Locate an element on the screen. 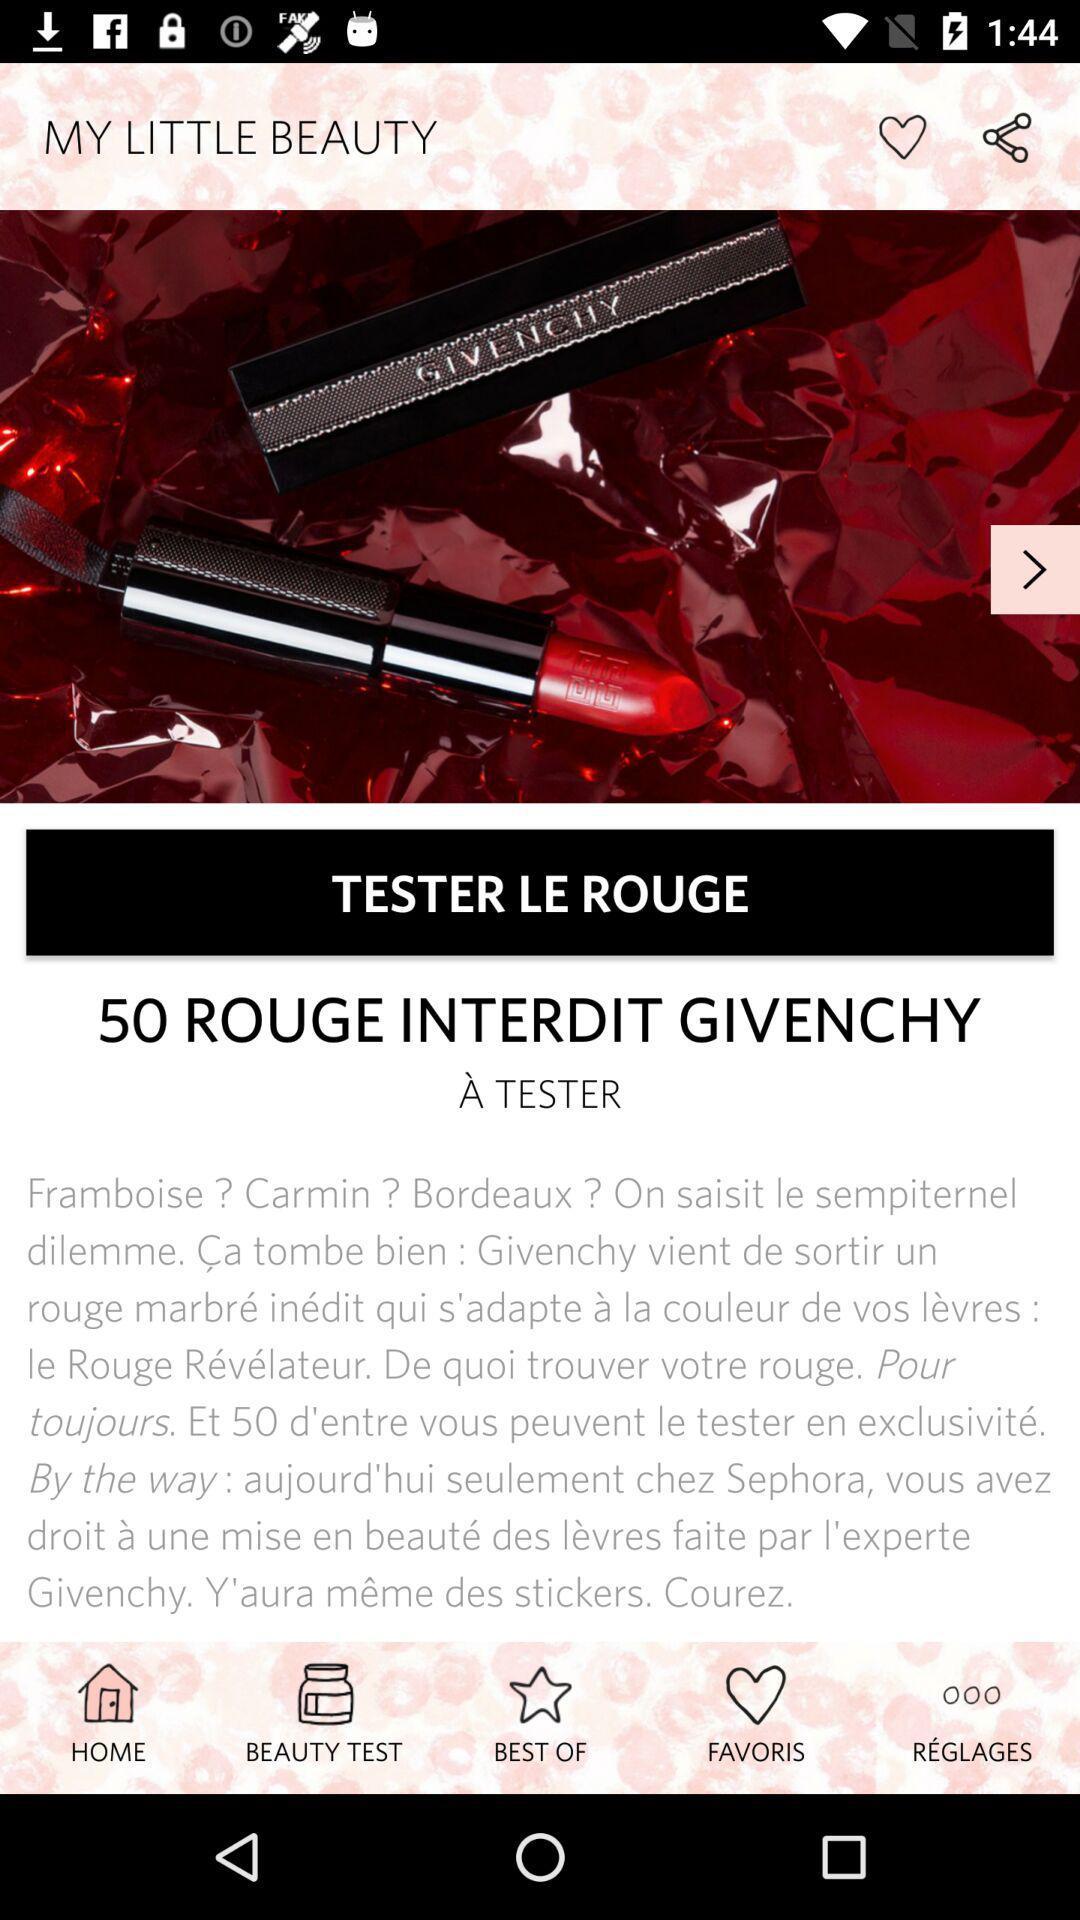 The height and width of the screenshot is (1920, 1080). the favoris icon is located at coordinates (756, 1716).